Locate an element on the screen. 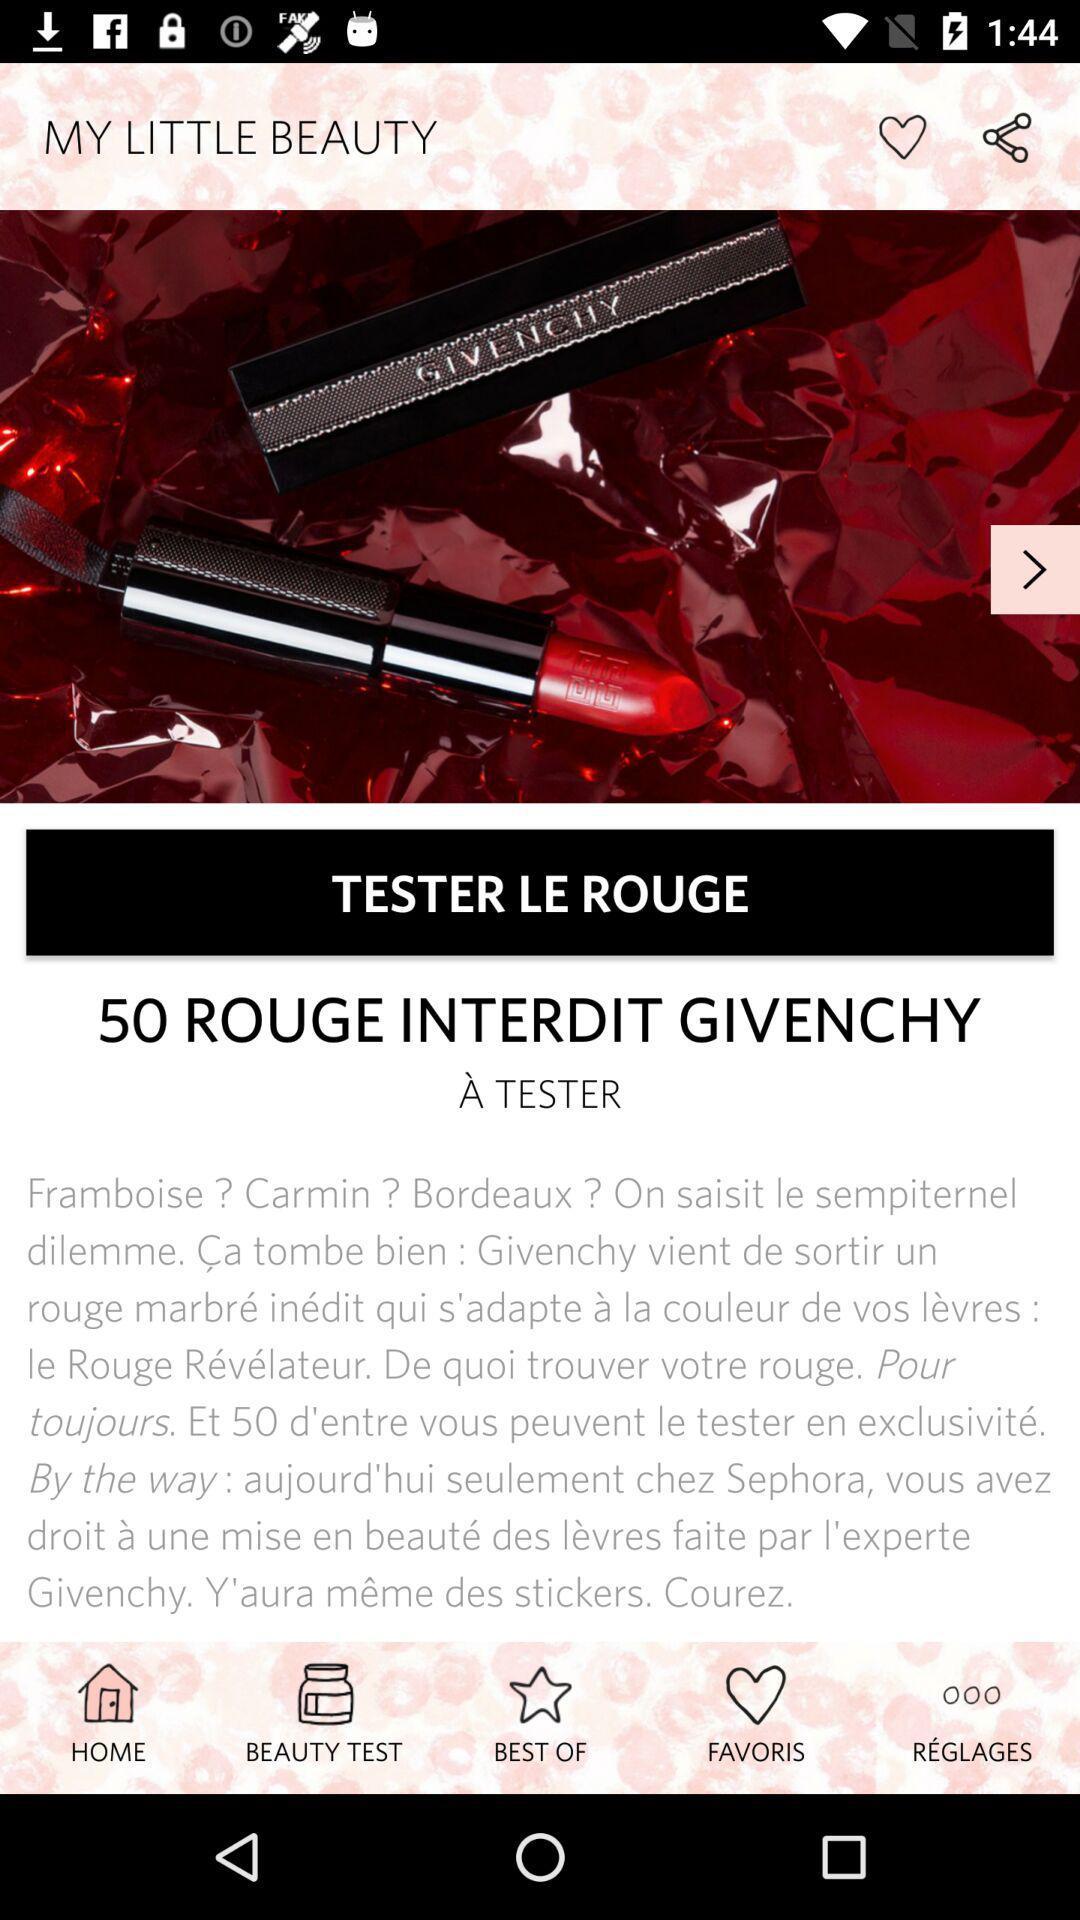 The height and width of the screenshot is (1920, 1080). the favoris icon is located at coordinates (756, 1716).